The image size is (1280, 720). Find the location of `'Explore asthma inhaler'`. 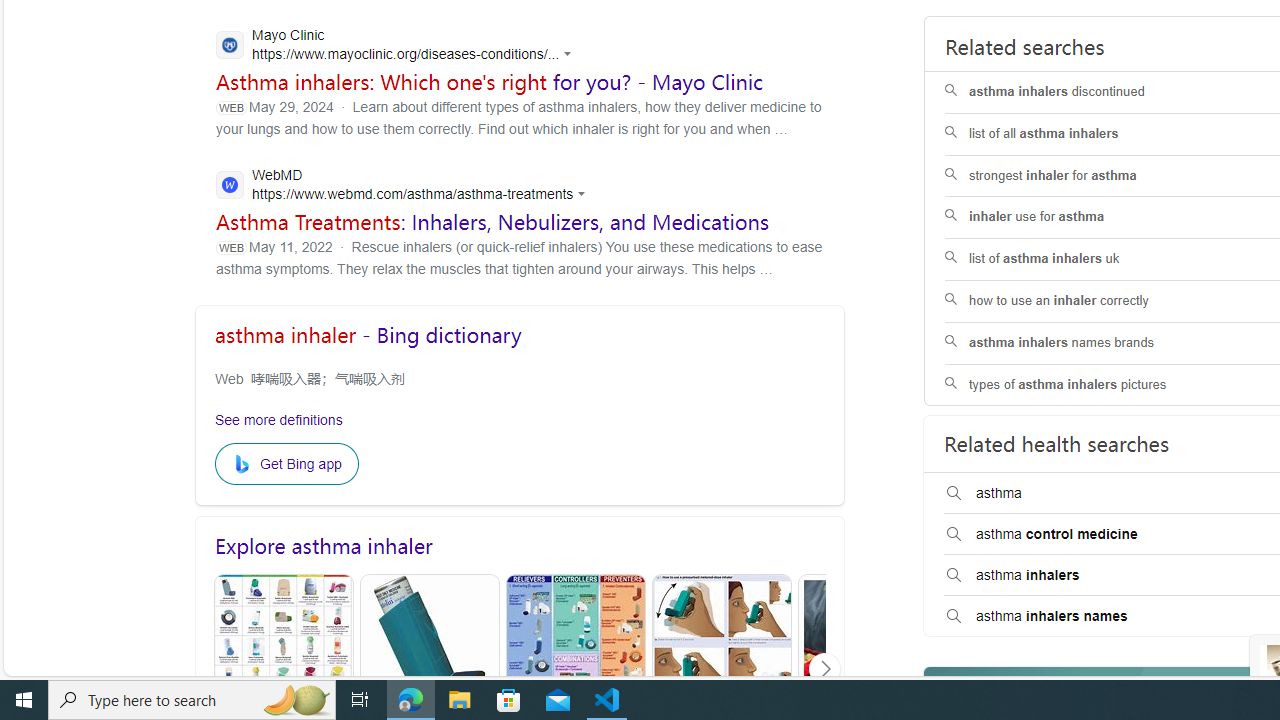

'Explore asthma inhaler' is located at coordinates (520, 546).